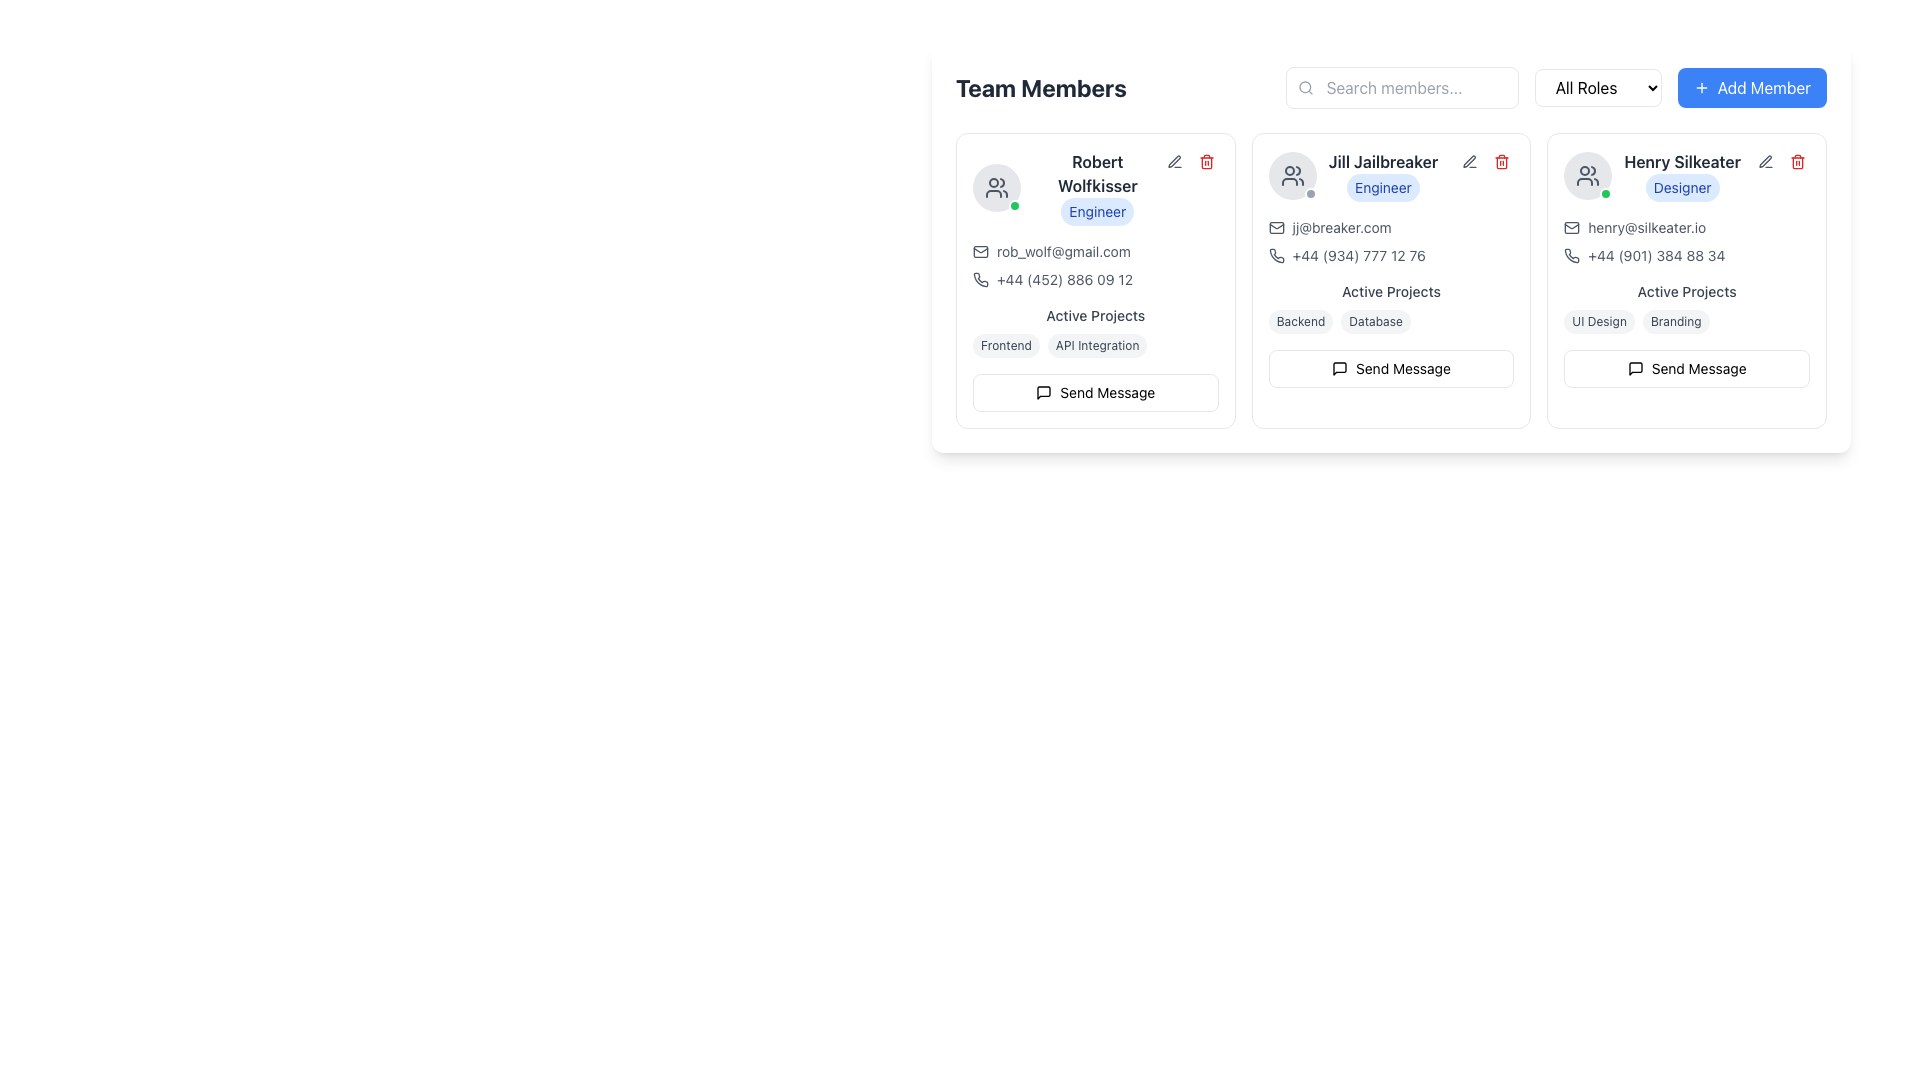  Describe the element at coordinates (1587, 175) in the screenshot. I see `the avatar or profile picture of user 'Henry Silkeater', which is located in the top-left corner of the card containing his information, indicated by a green dot in the bottom-right corner` at that location.